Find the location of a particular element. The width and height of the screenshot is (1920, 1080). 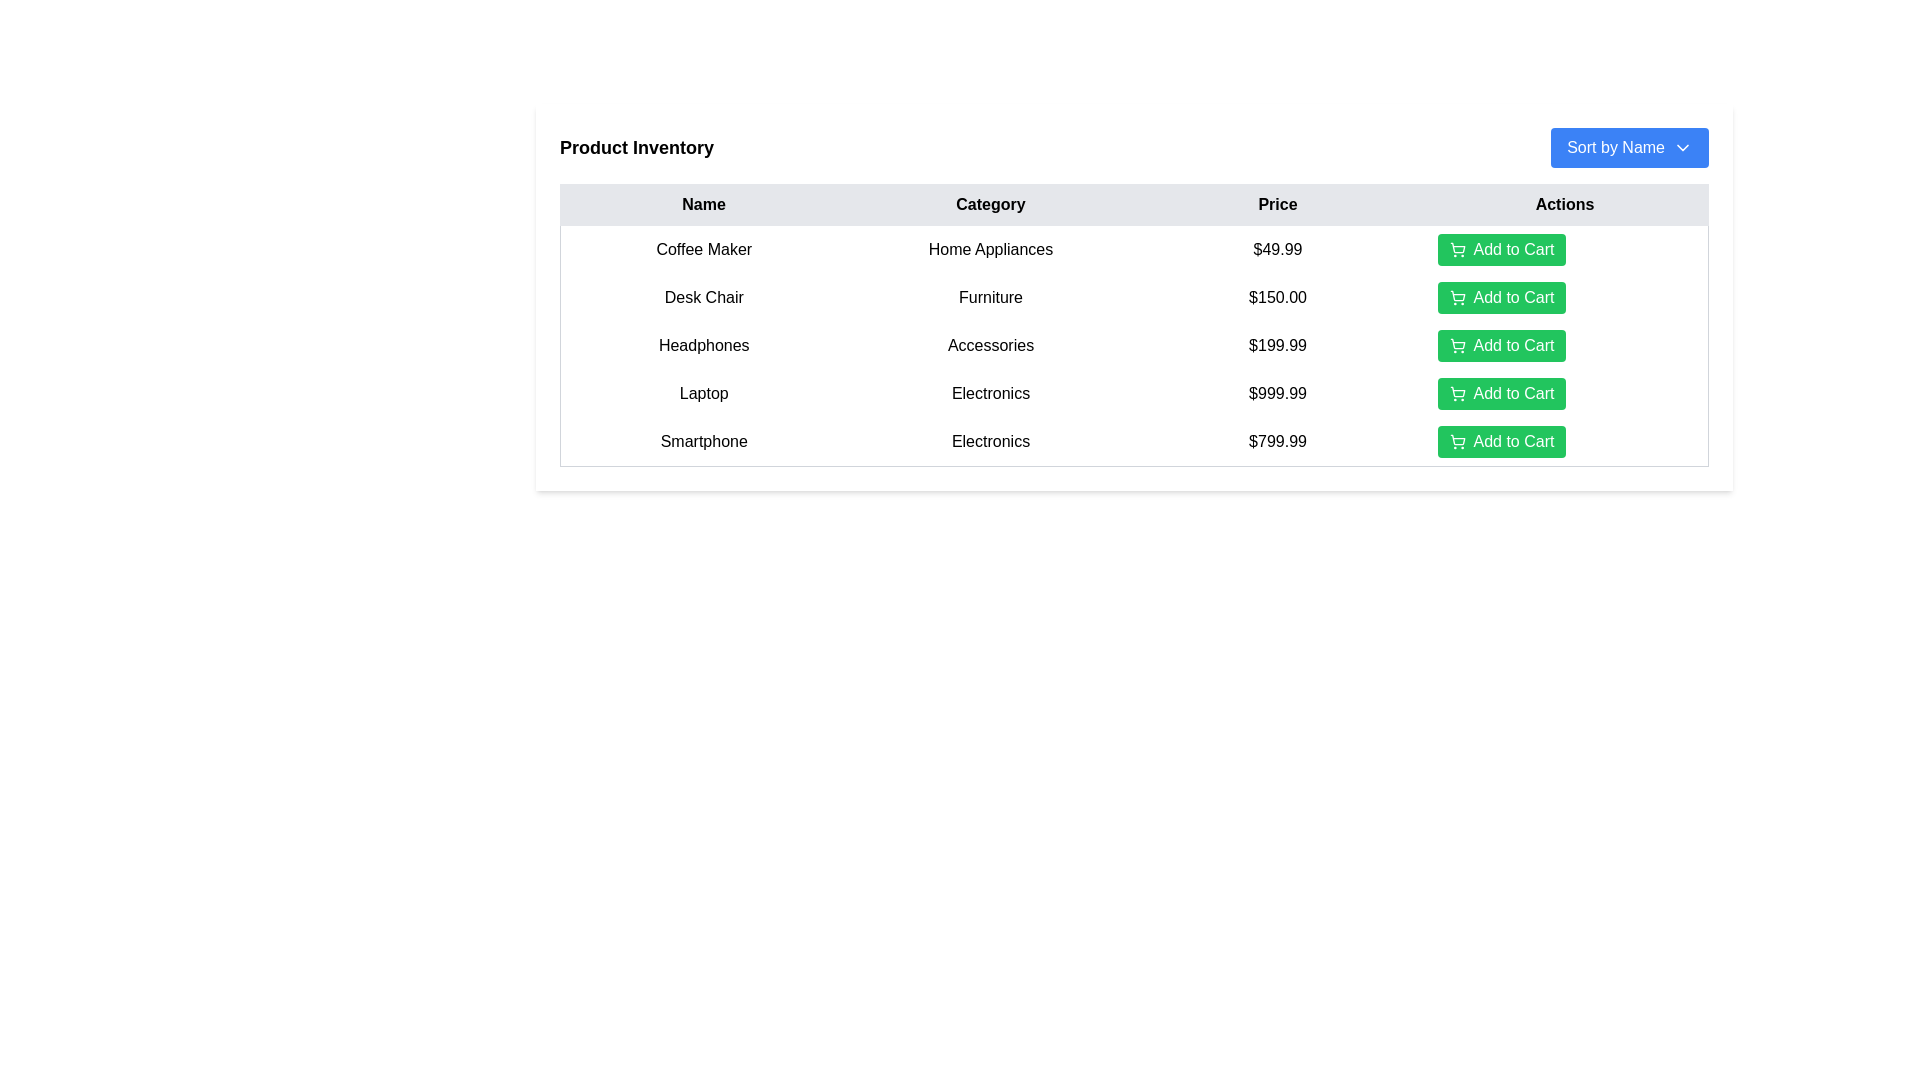

the shopping cart icon located within the green 'Add to Cart' button in the fourth row of the 'Product Inventory' table for the 'Laptop' product is located at coordinates (1457, 393).